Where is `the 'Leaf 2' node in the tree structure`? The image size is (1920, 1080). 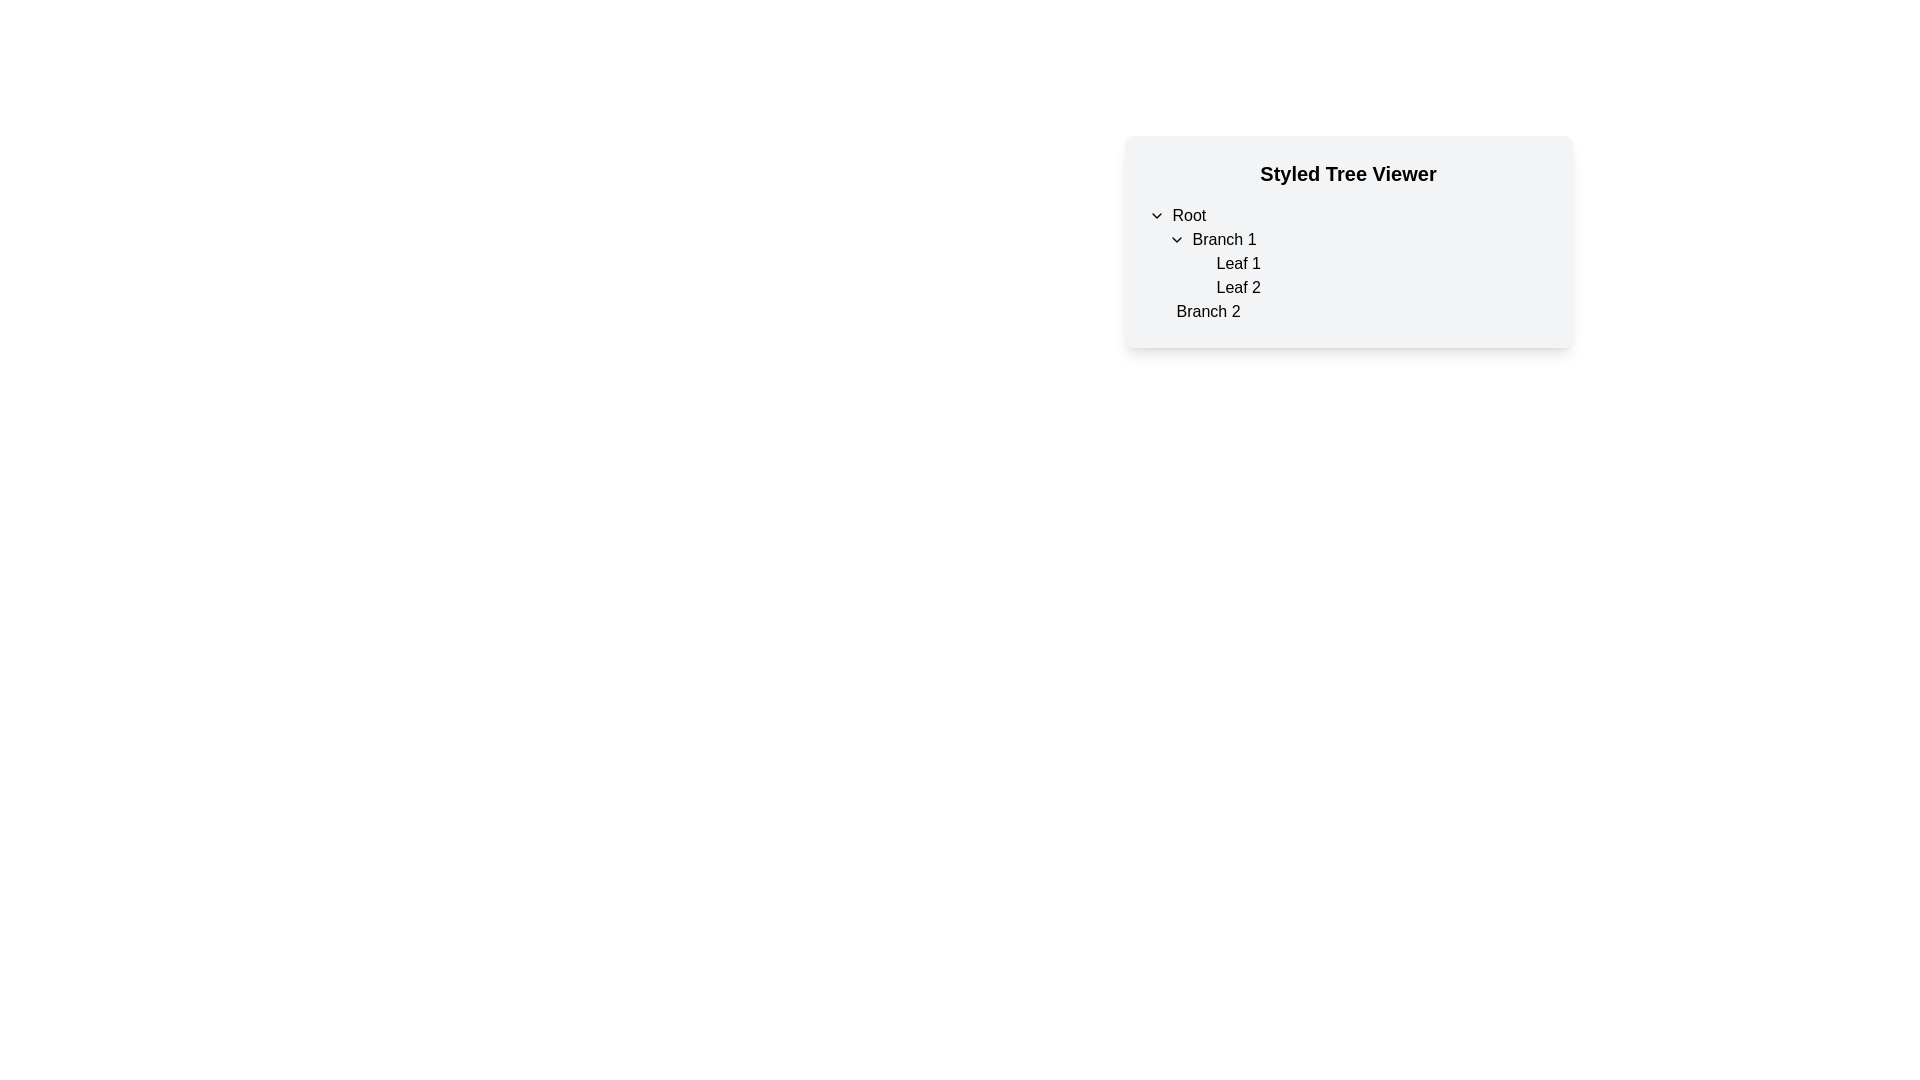
the 'Leaf 2' node in the tree structure is located at coordinates (1377, 288).